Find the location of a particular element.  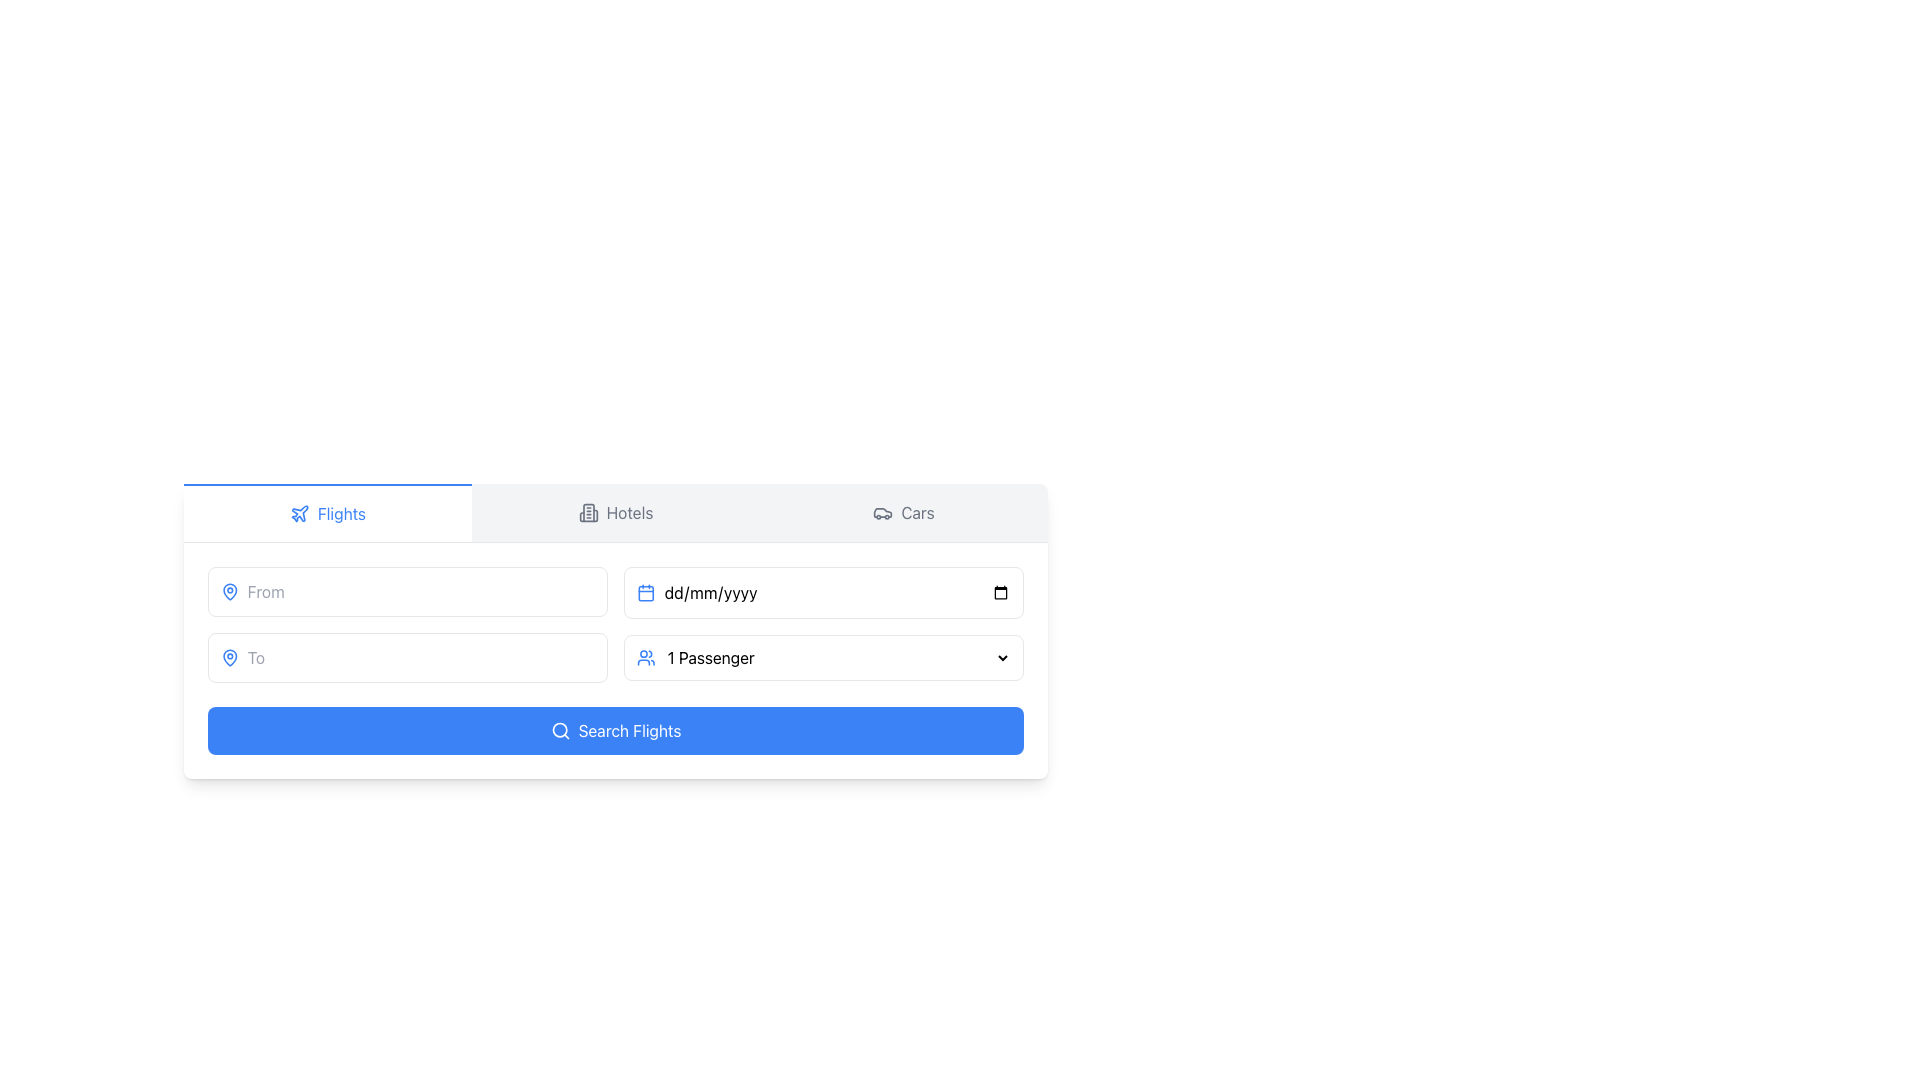

the Flights icon located on the leftmost tab of the navigation bar, which visually represents the active tab for booking flights is located at coordinates (298, 512).